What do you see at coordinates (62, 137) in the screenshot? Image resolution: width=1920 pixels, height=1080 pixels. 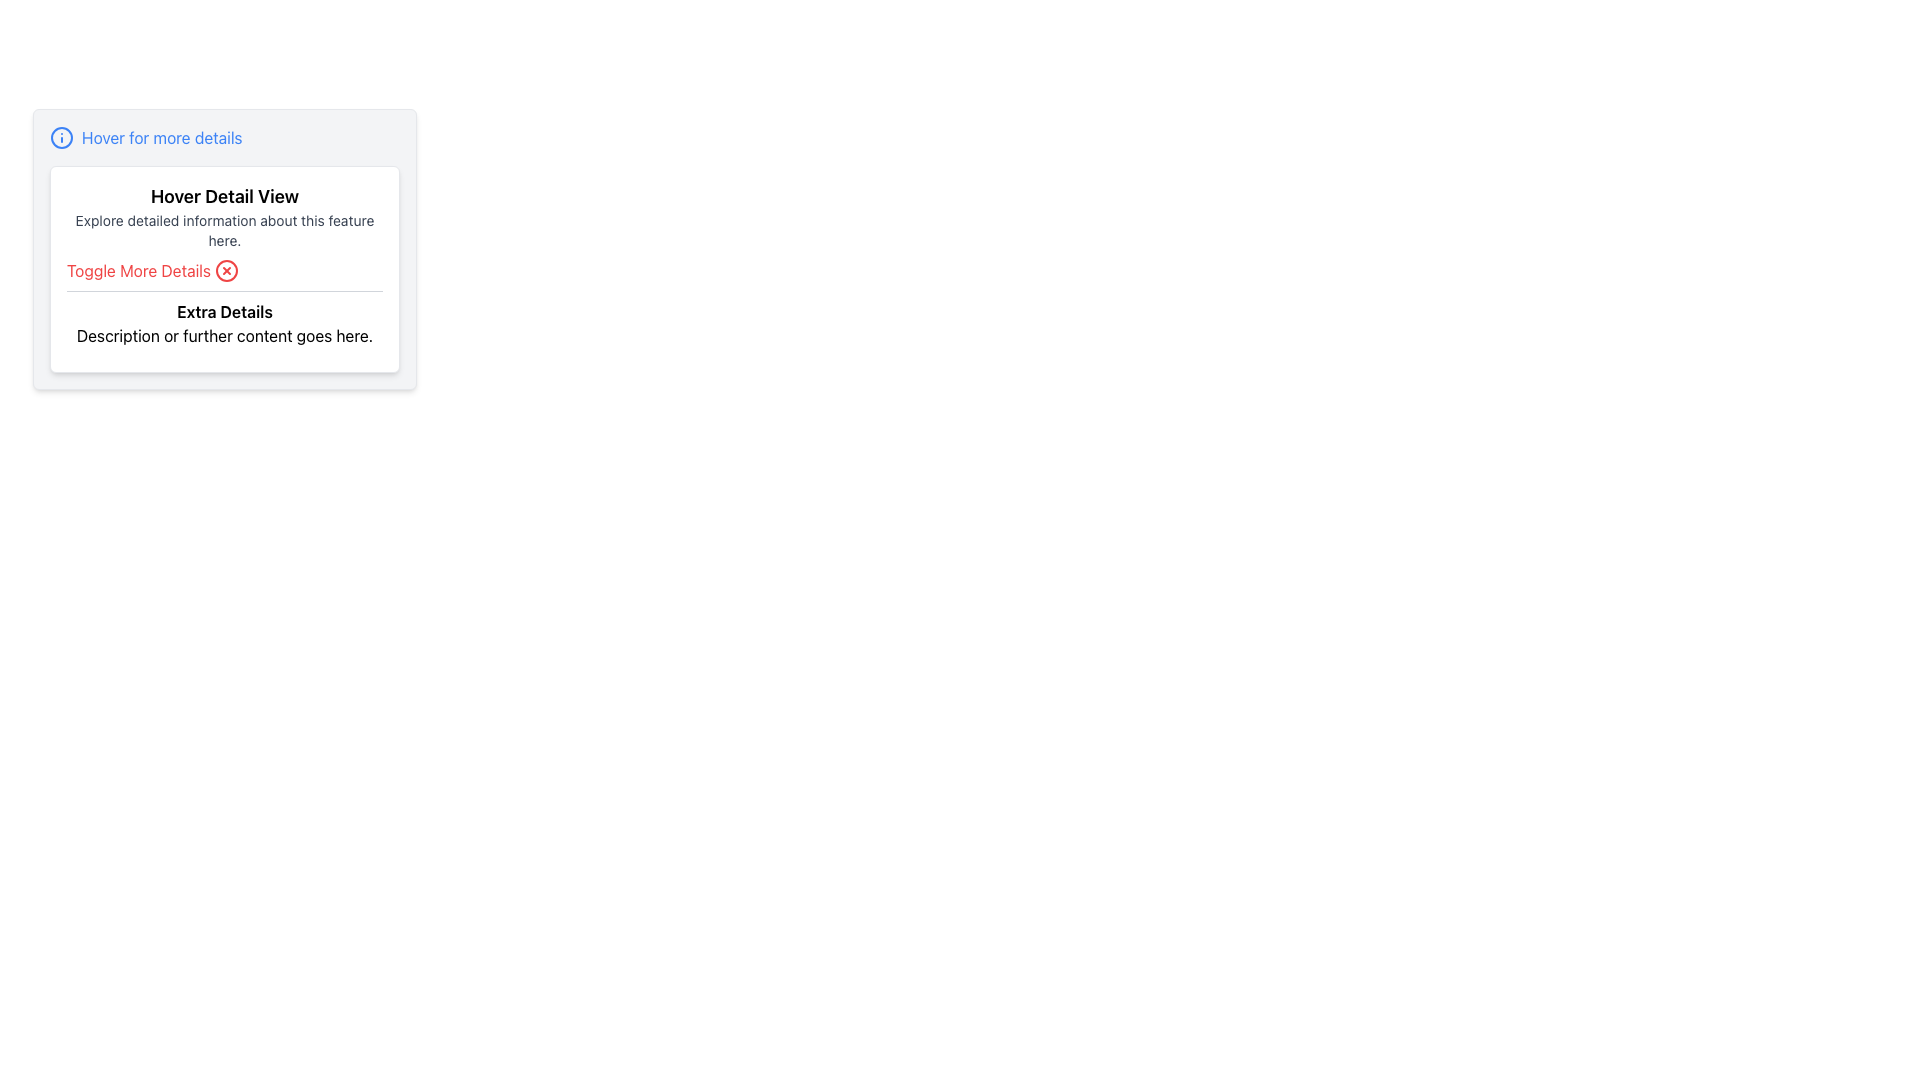 I see `the informational icon with a circular border and 'i' symbol, which is located to the far left of the text label 'Hover for more details.'` at bounding box center [62, 137].